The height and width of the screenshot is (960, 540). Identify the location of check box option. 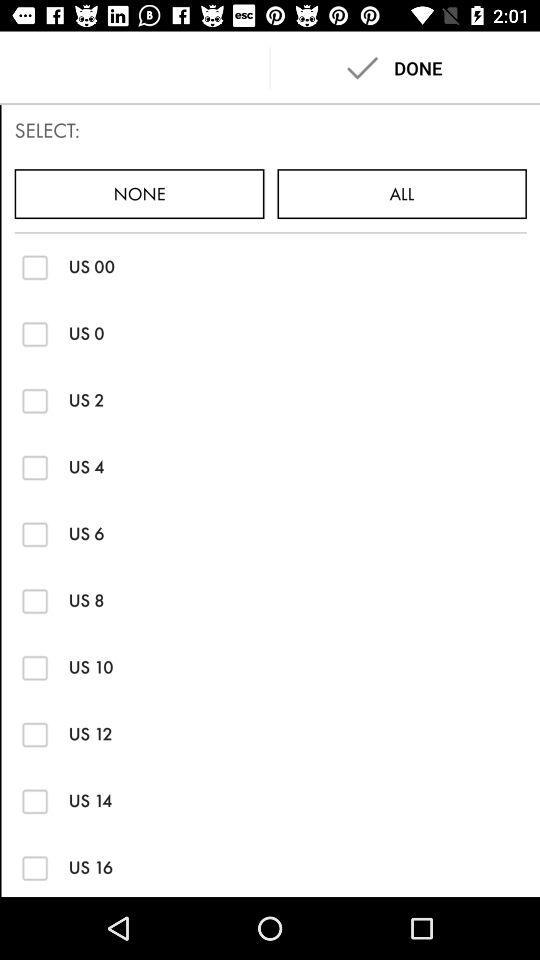
(35, 467).